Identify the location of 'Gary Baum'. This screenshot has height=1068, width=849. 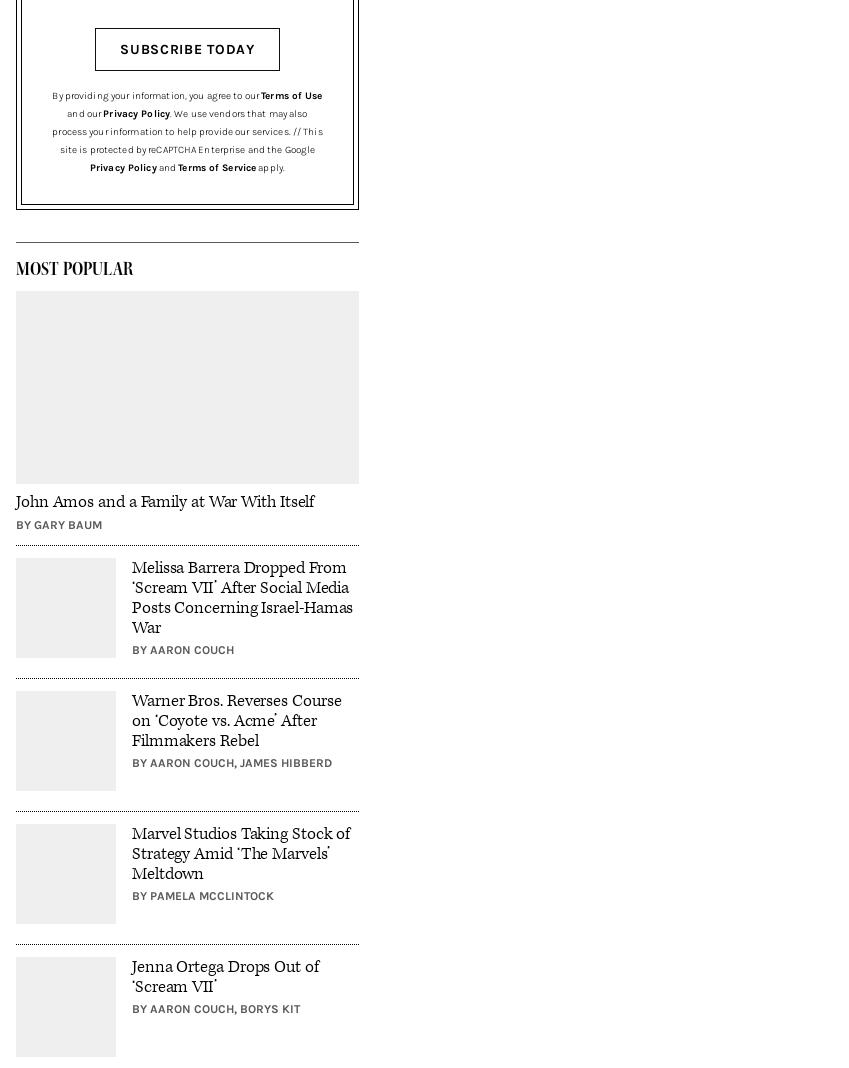
(68, 523).